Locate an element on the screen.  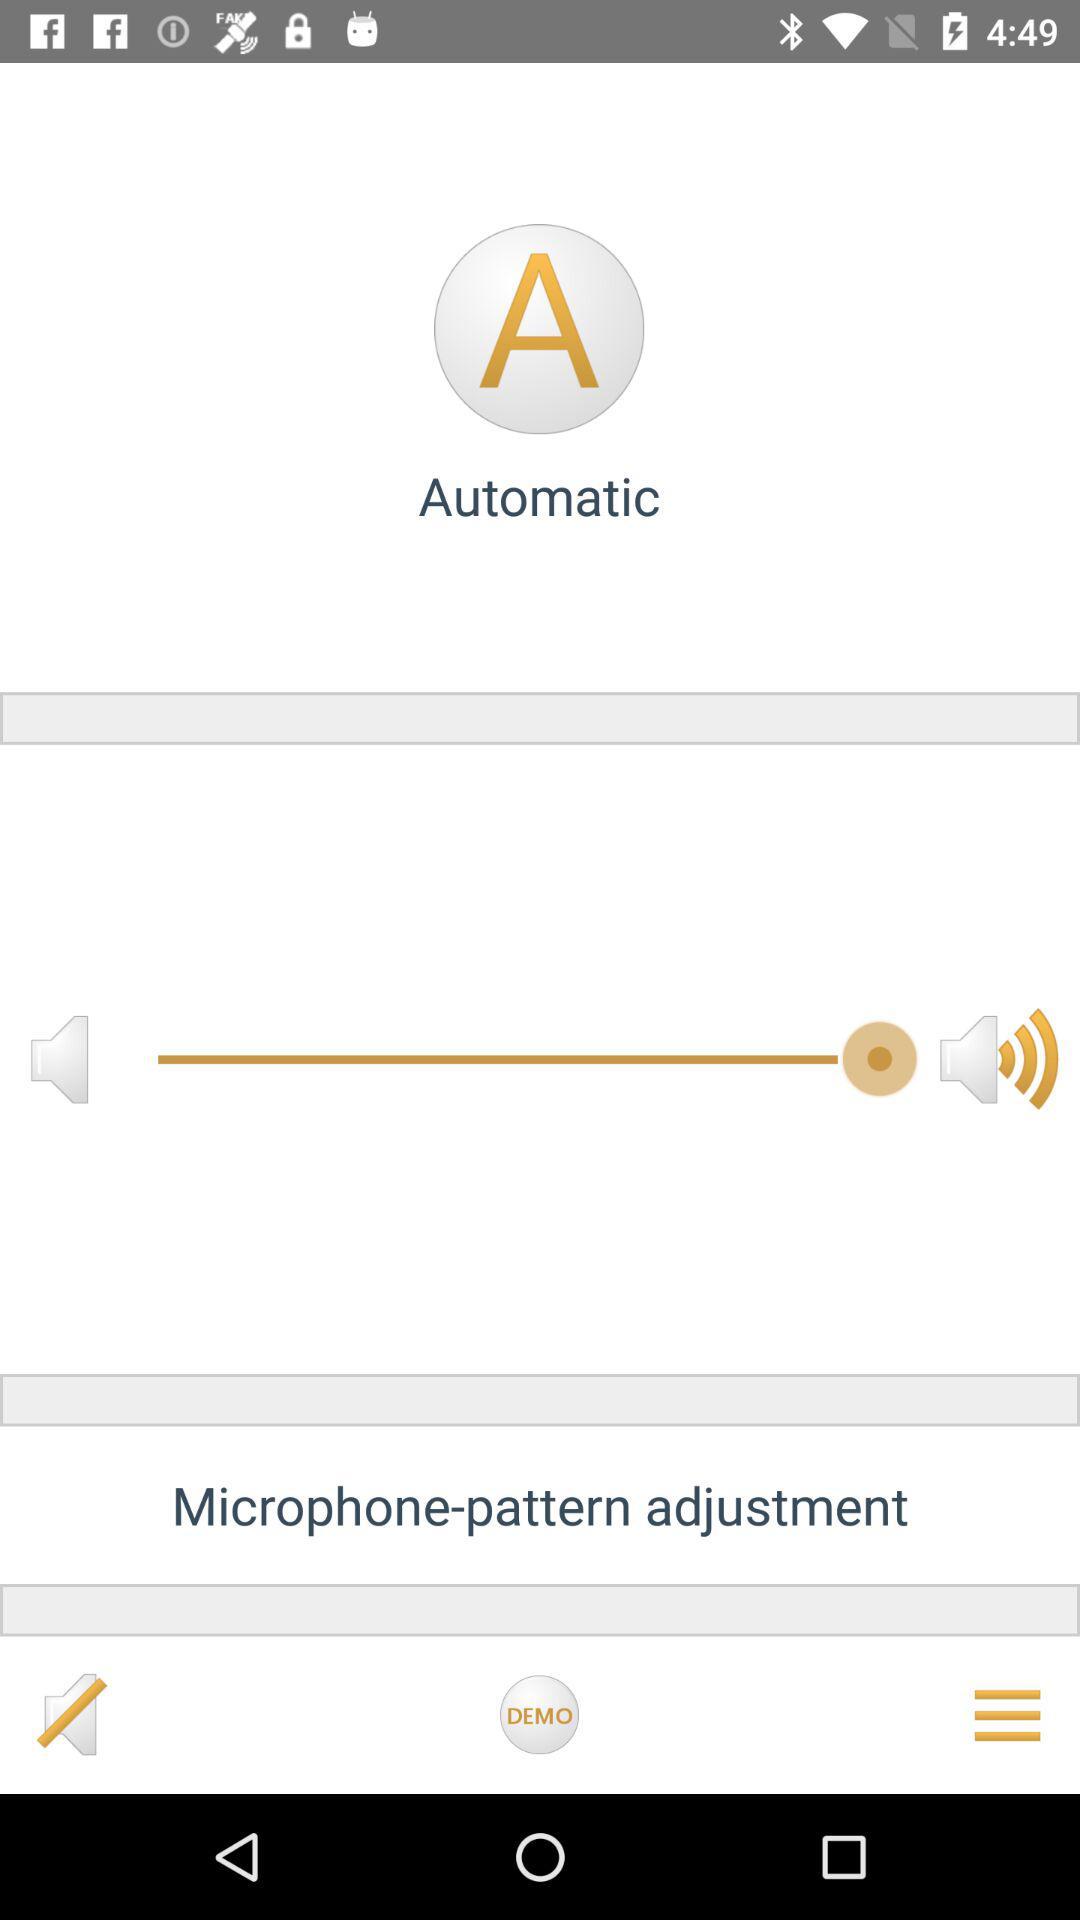
the volume icon is located at coordinates (999, 1058).